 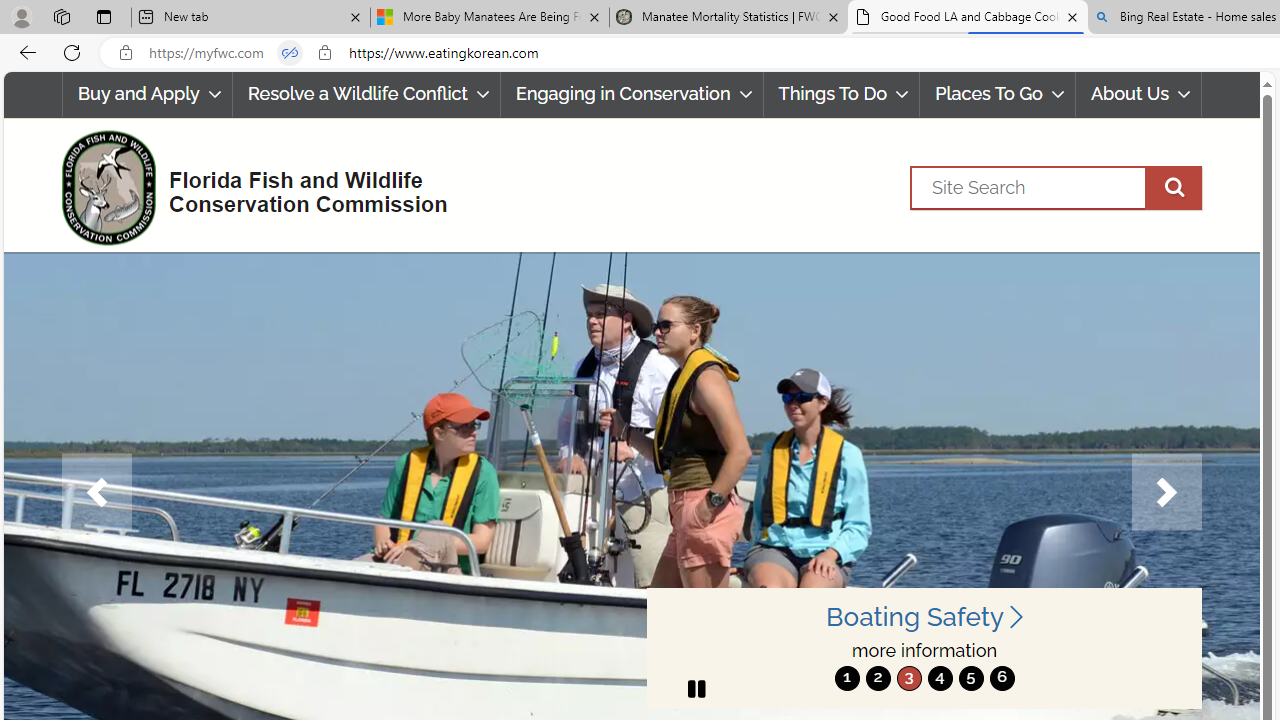 I want to click on 'move to slide 6', so click(x=1002, y=677).